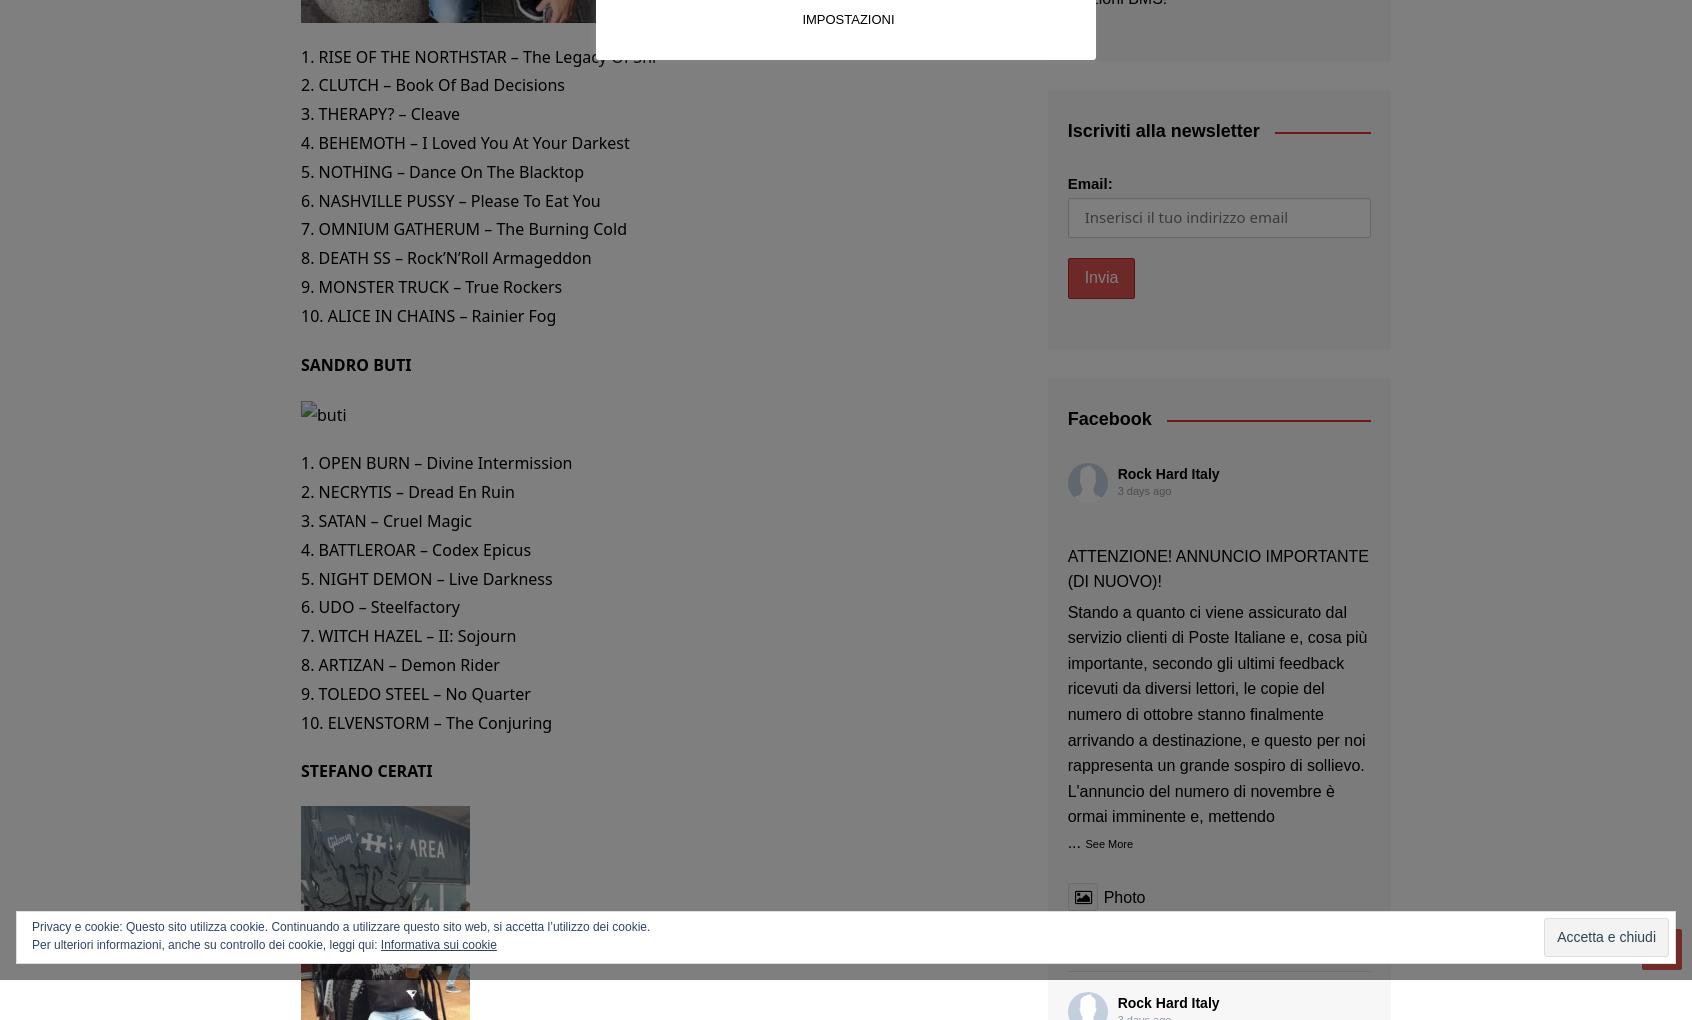  Describe the element at coordinates (380, 113) in the screenshot. I see `'3. THERAPY? – Cleave'` at that location.